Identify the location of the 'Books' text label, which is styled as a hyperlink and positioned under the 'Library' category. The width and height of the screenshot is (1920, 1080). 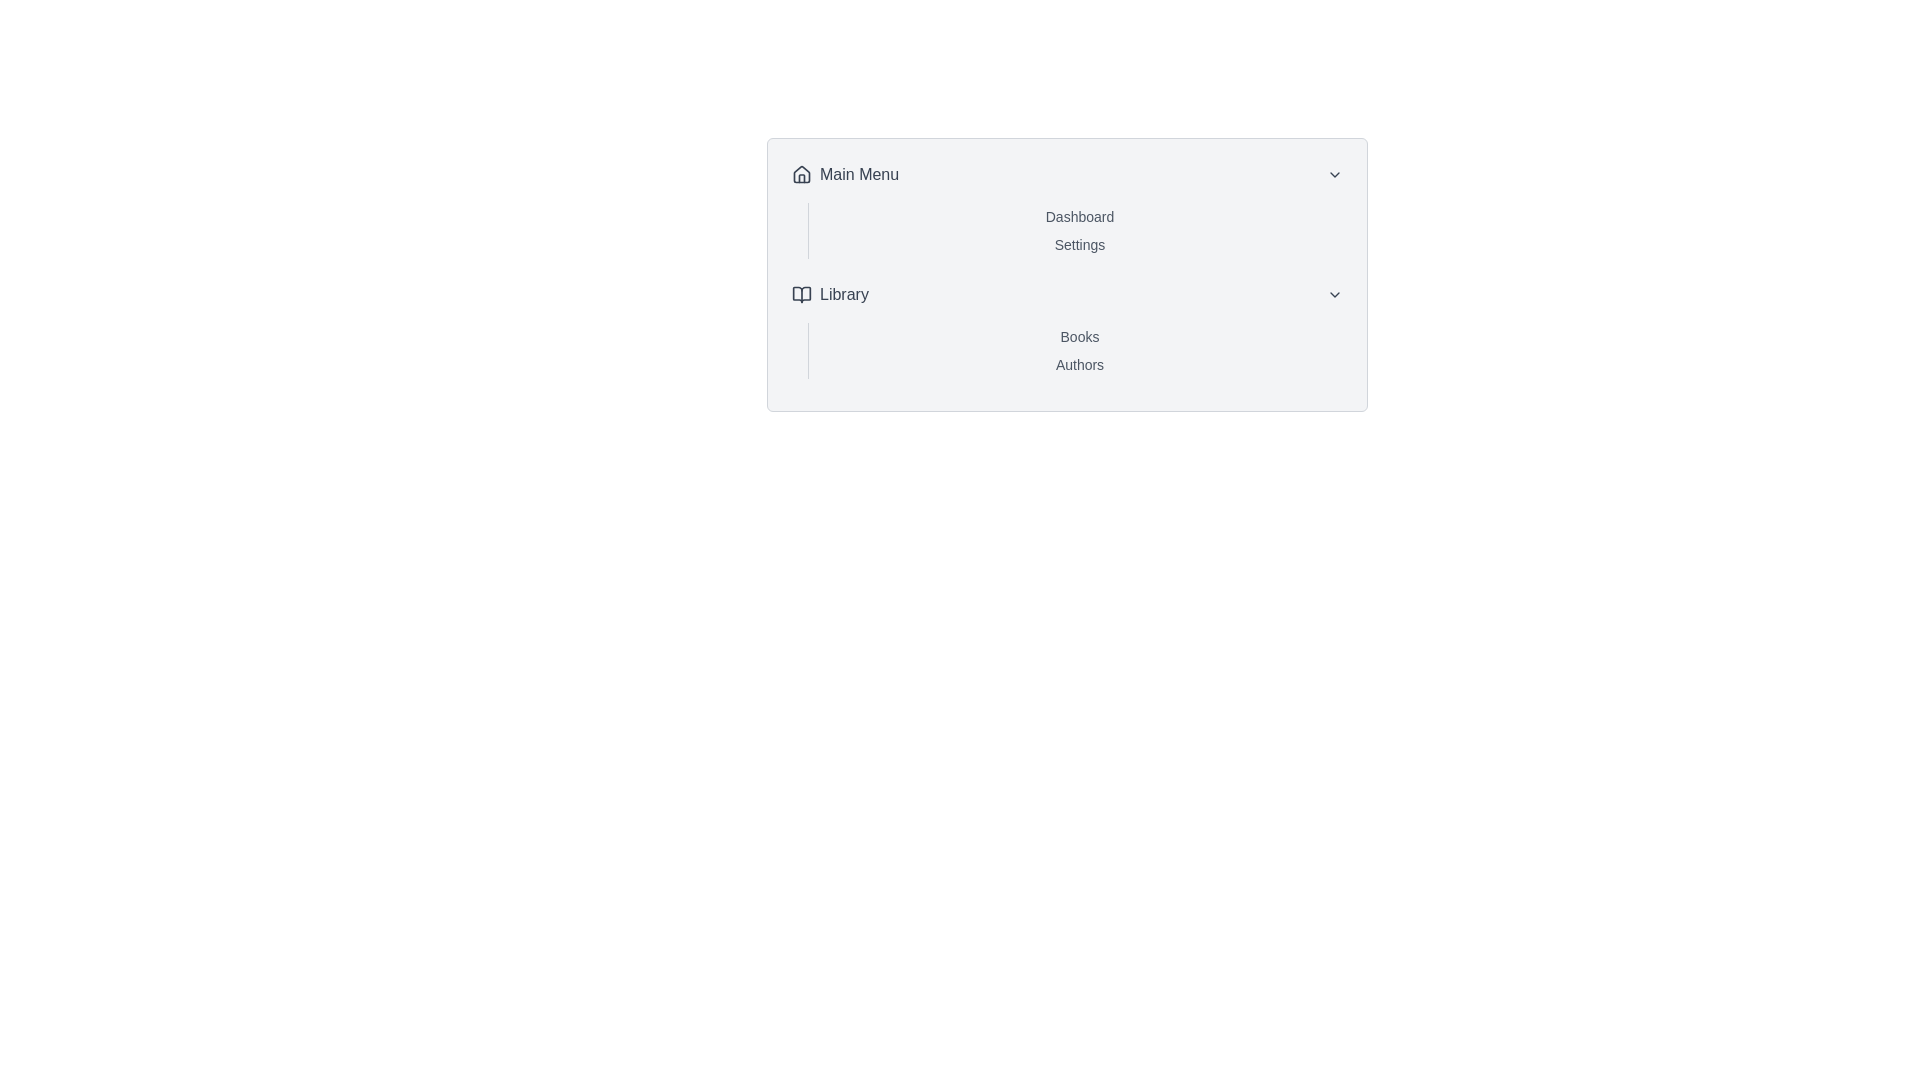
(1079, 335).